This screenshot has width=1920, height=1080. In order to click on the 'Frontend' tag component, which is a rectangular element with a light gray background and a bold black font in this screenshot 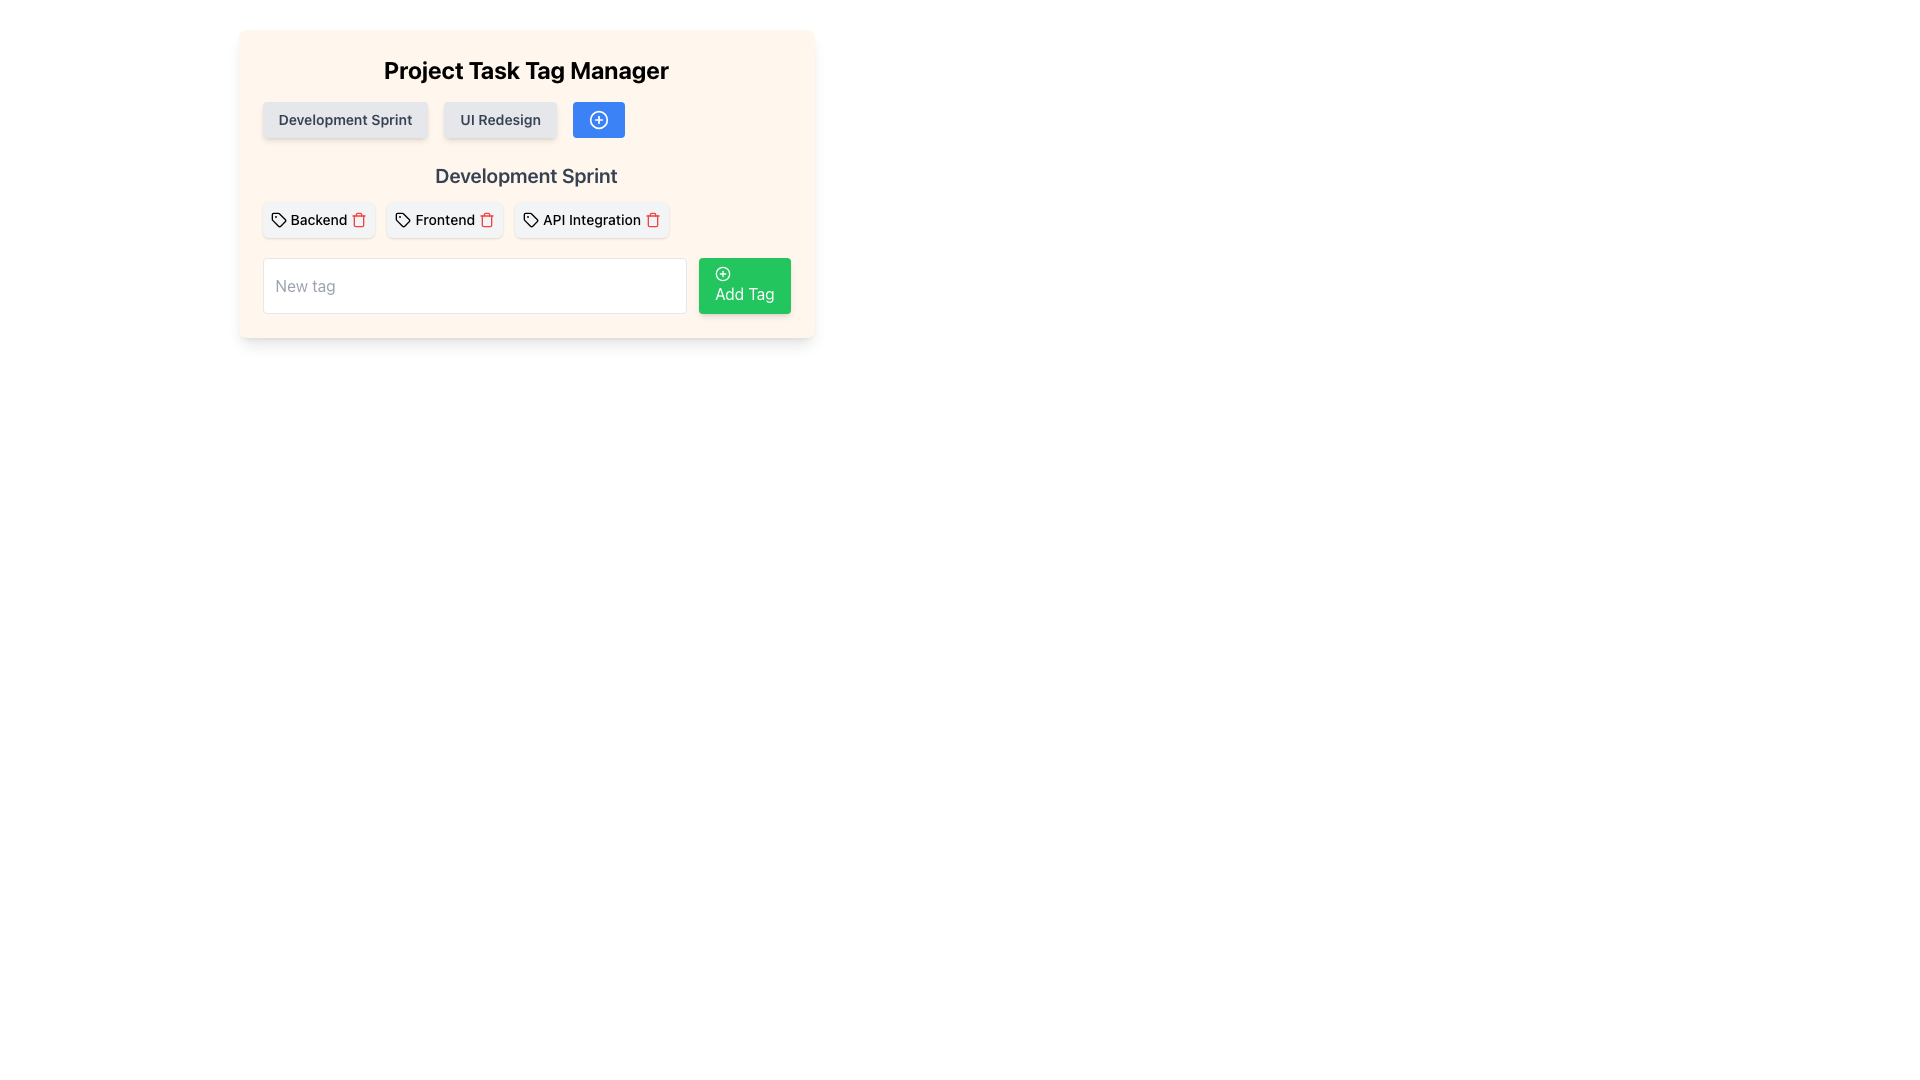, I will do `click(444, 219)`.